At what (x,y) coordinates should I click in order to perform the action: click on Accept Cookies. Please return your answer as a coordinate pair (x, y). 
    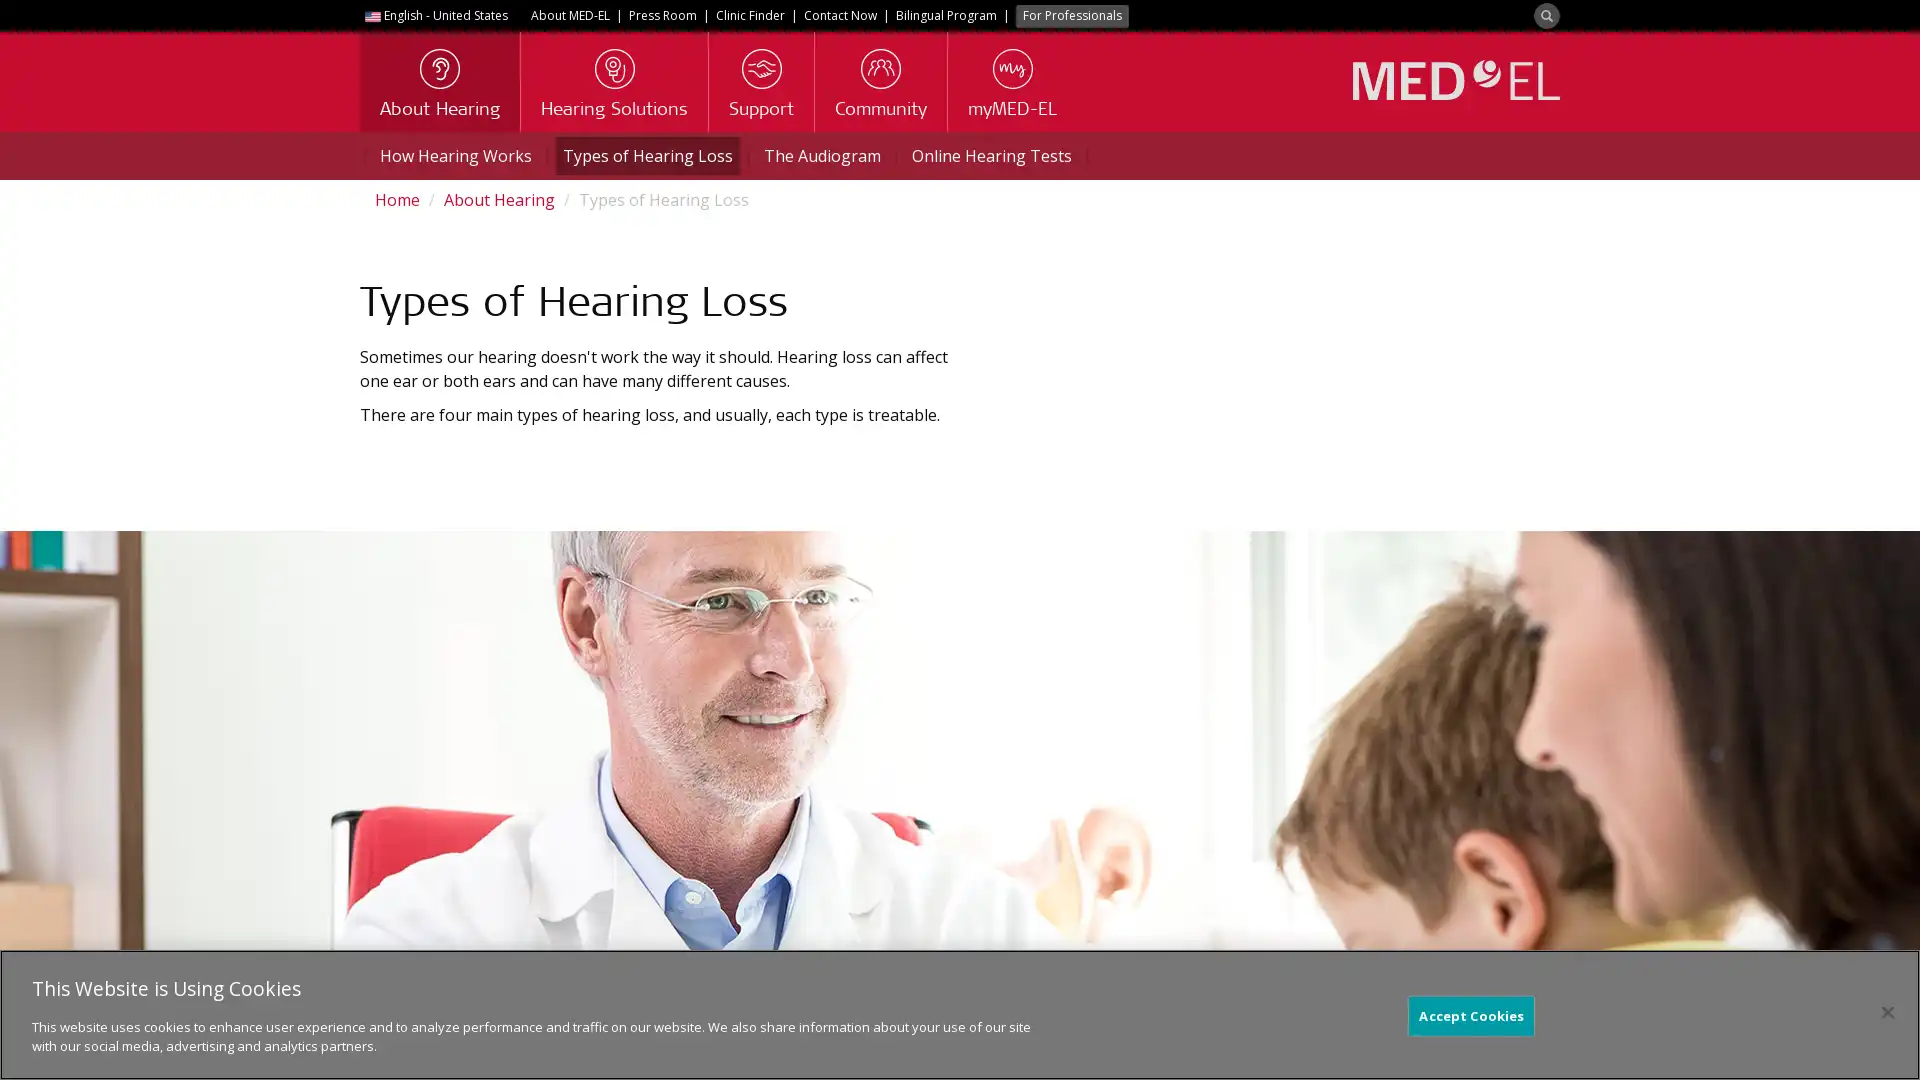
    Looking at the image, I should click on (1471, 1015).